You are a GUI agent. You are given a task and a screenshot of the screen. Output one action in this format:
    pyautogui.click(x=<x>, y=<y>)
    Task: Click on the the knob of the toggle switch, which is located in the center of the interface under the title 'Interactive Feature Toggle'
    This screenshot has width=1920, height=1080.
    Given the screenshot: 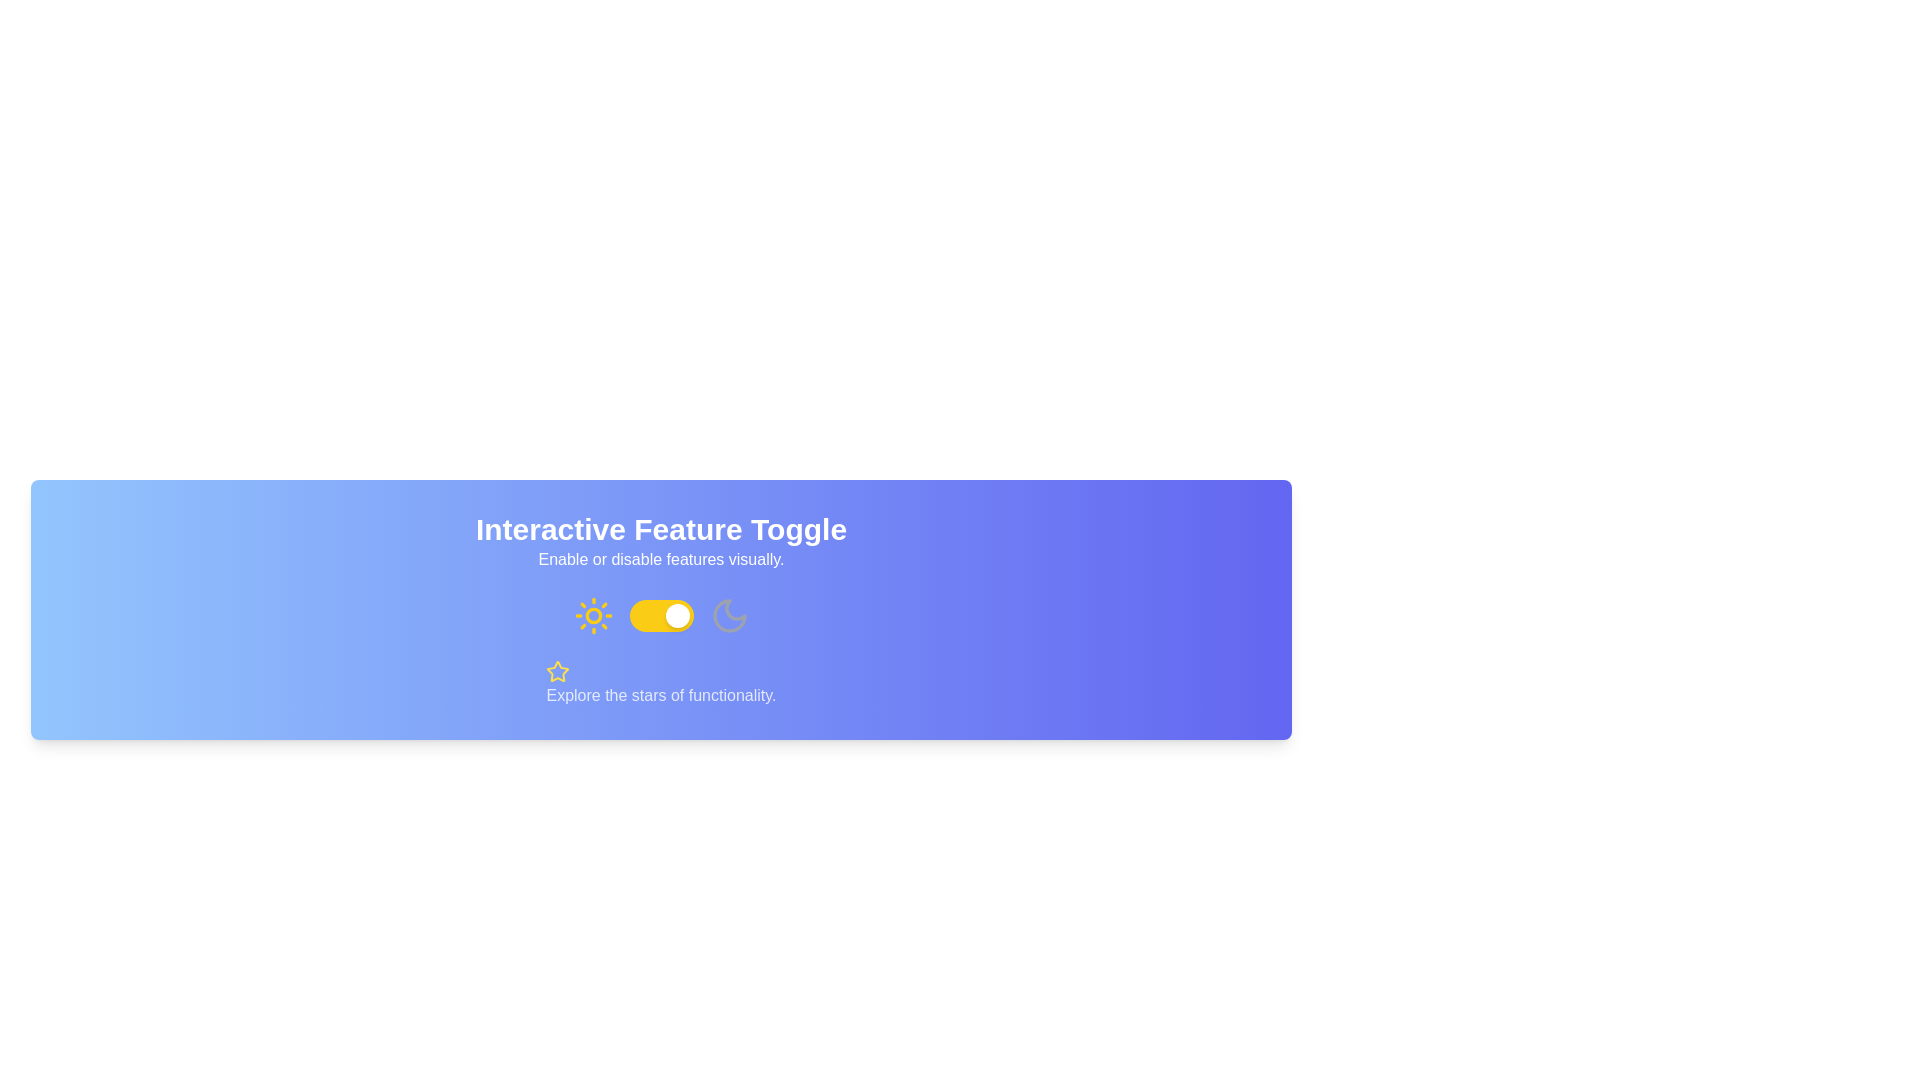 What is the action you would take?
    pyautogui.click(x=661, y=615)
    